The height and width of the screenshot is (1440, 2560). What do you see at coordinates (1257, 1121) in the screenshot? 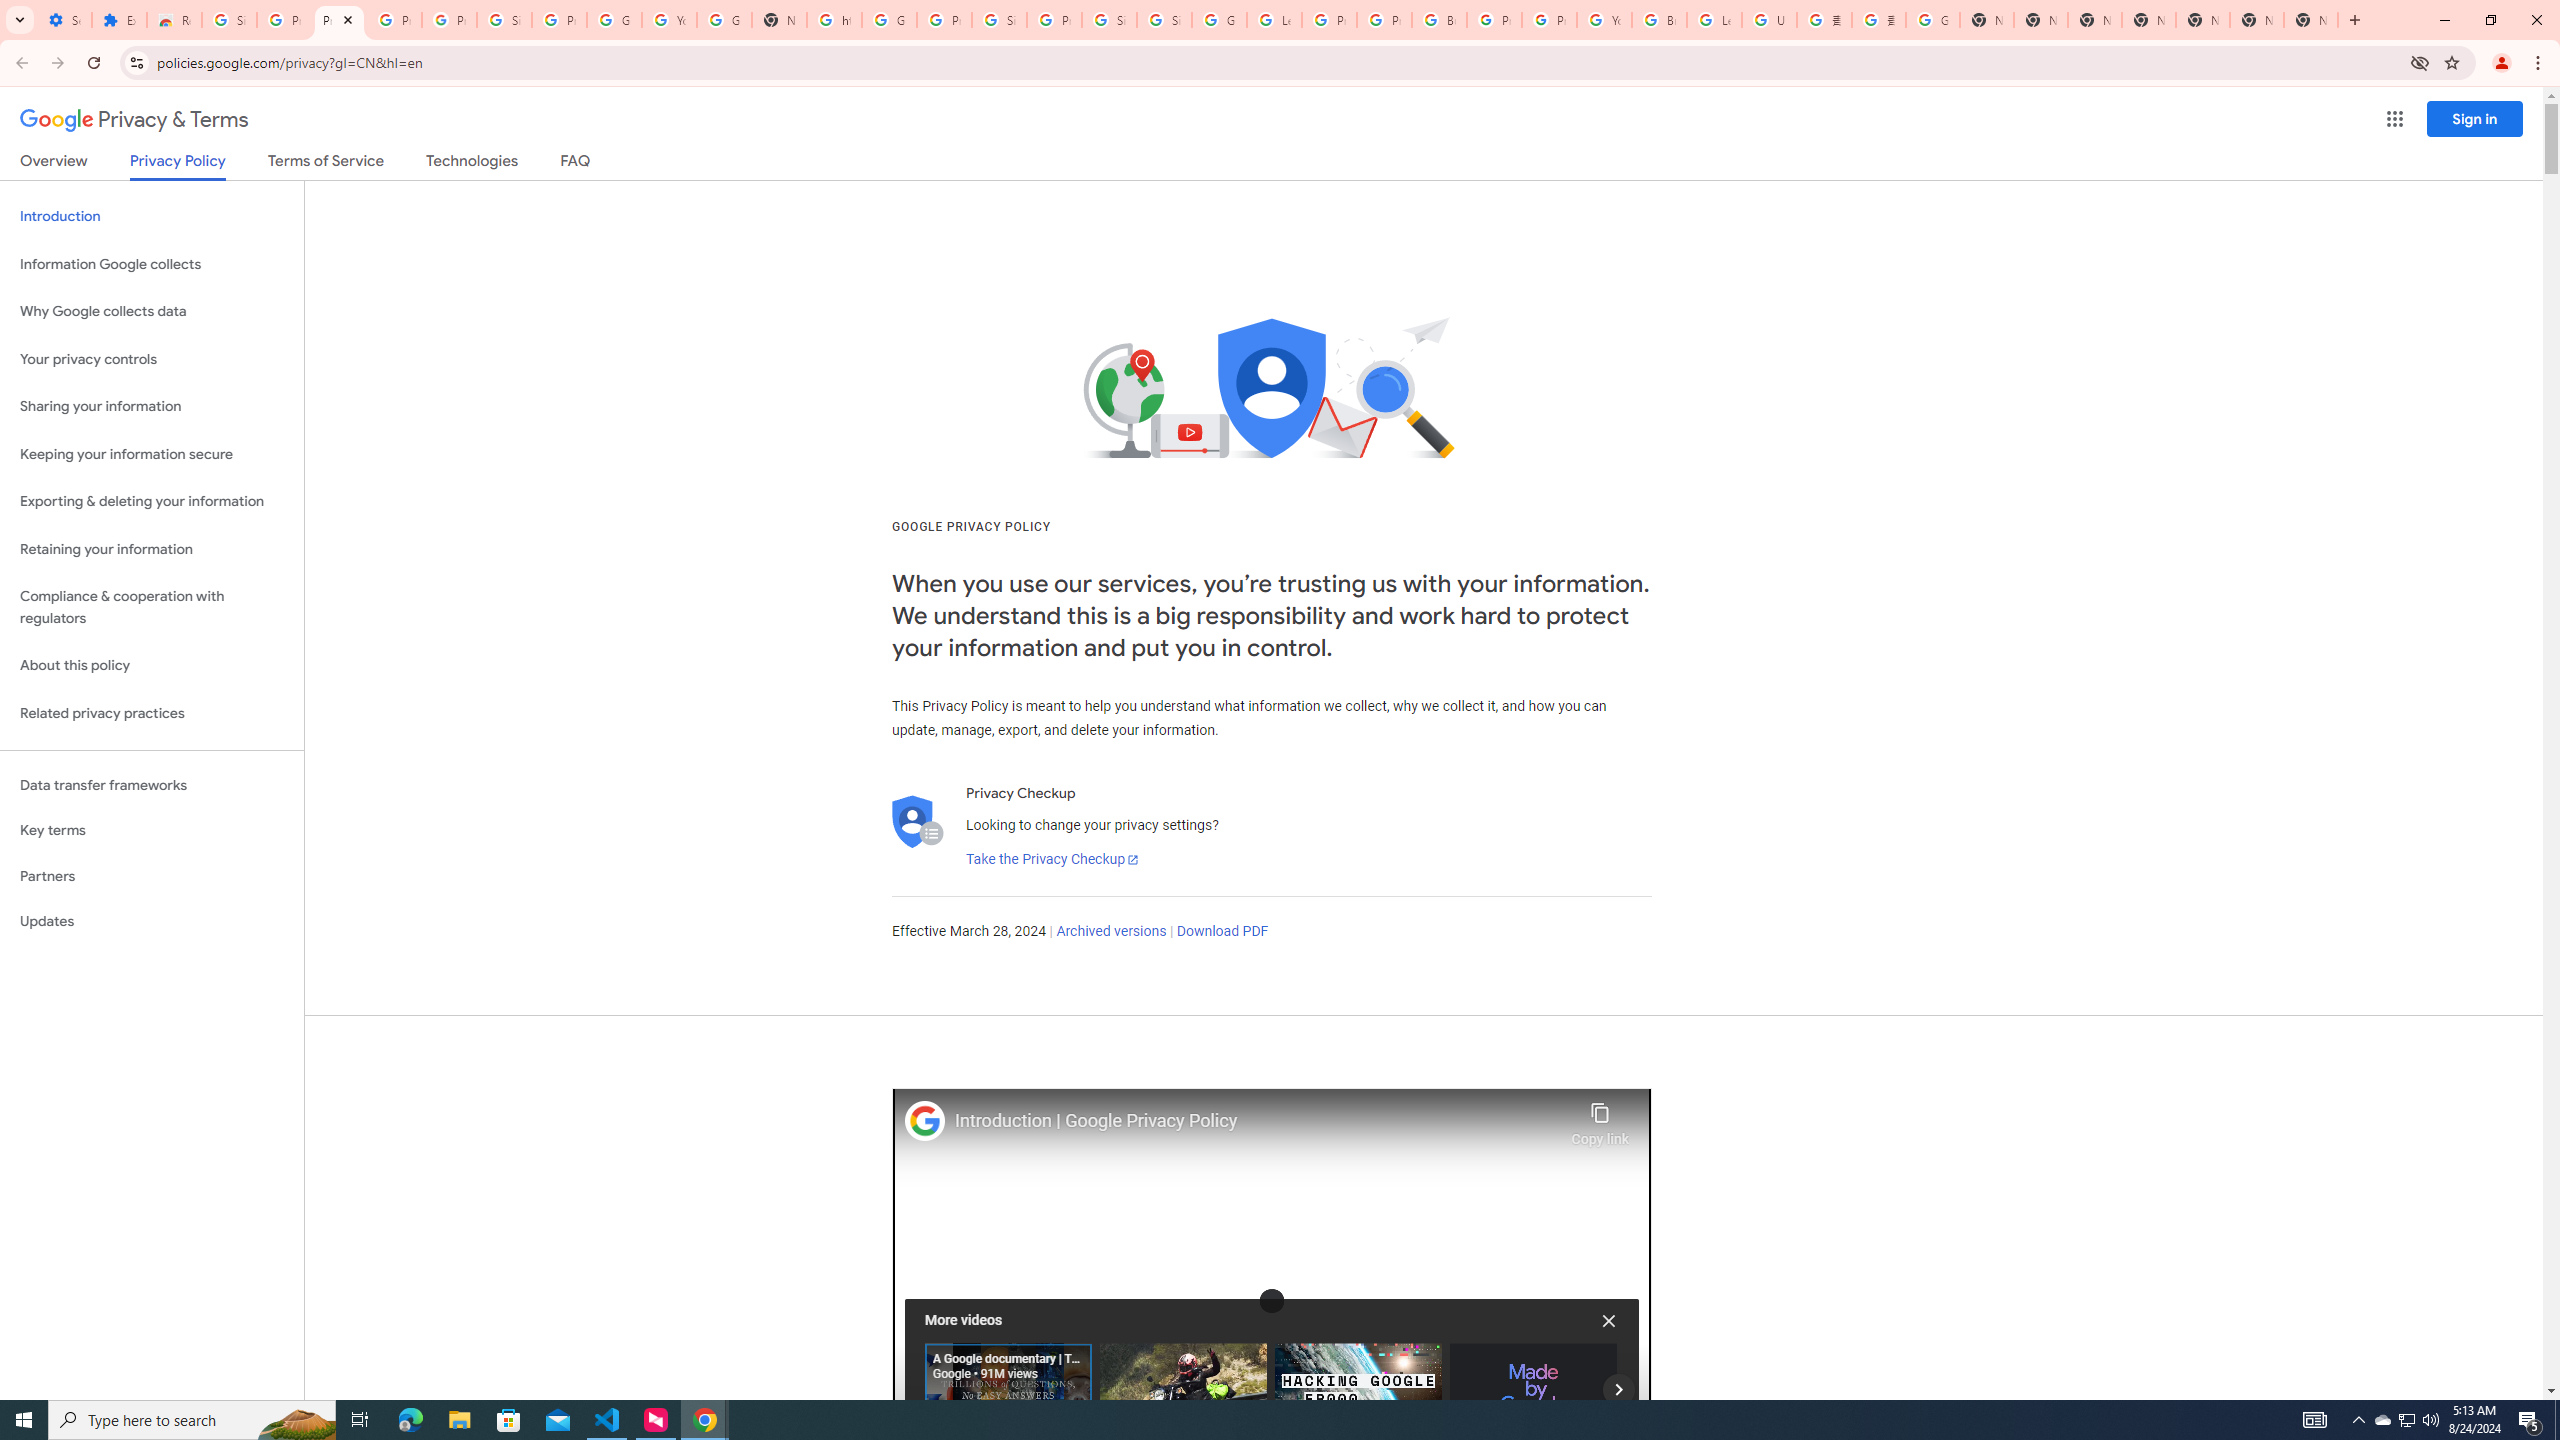
I see `'Introduction | Google Privacy Policy'` at bounding box center [1257, 1121].